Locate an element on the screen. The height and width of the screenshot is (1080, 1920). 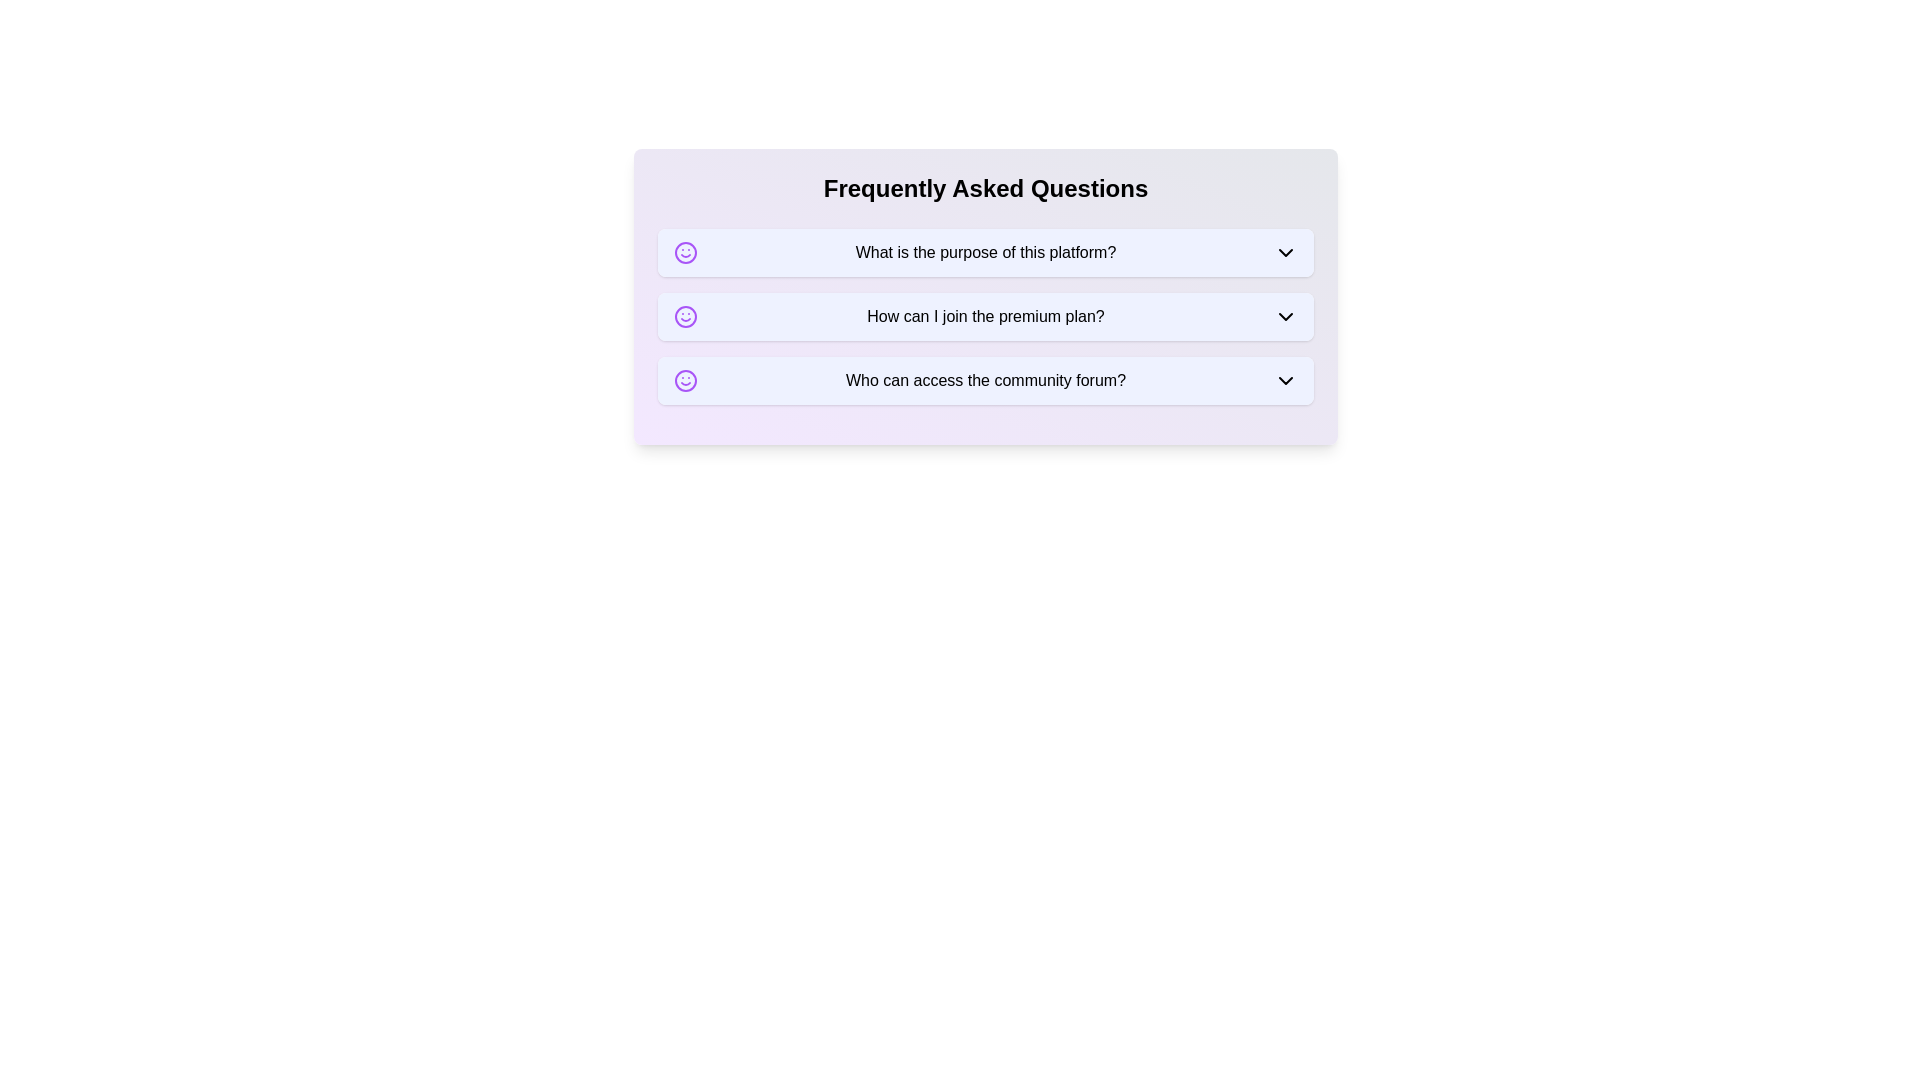
the purple SVG Circle representing the top-left part of the smiley face icon in the first FAQ item under 'Frequently Asked Questions' is located at coordinates (686, 252).